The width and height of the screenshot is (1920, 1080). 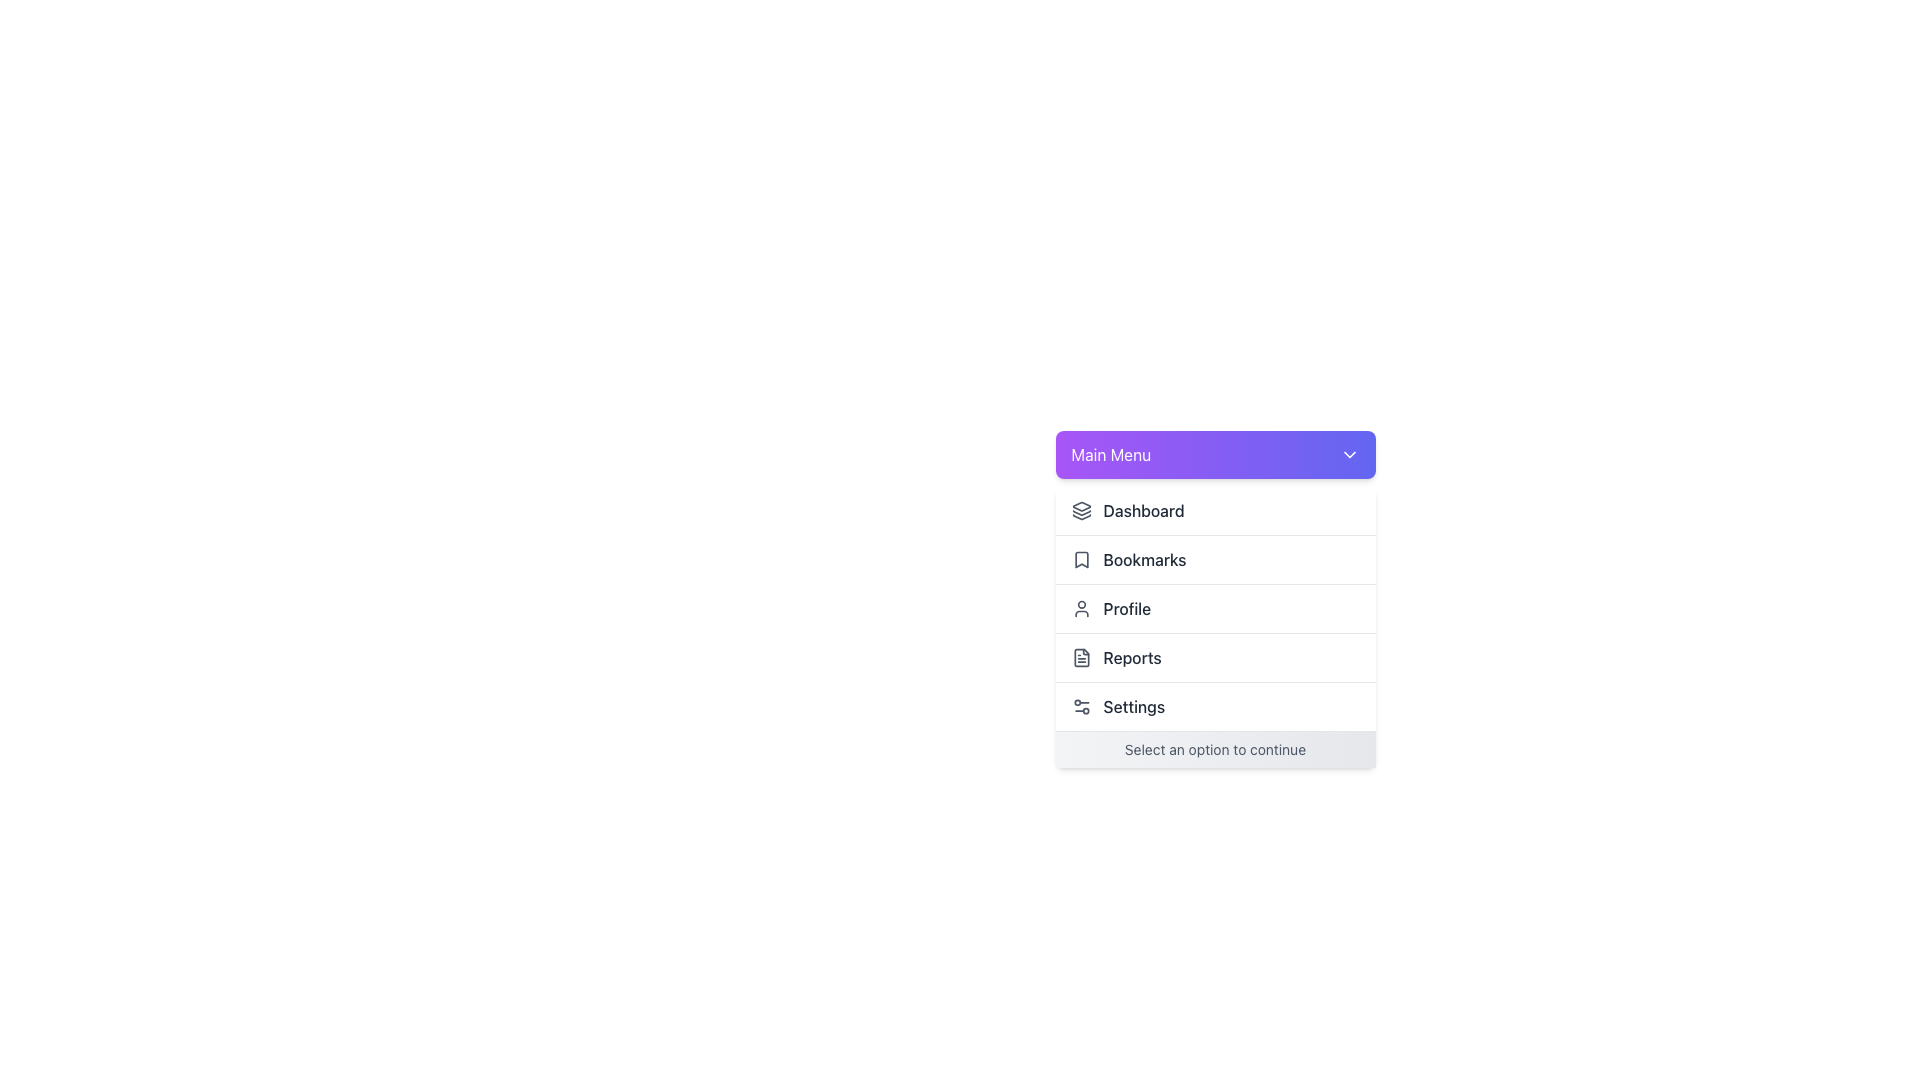 What do you see at coordinates (1080, 705) in the screenshot?
I see `the 'Settings' icon, which is the leftmost icon in the 'Settings' option of the vertical menu within the dropdown labeled 'Main Menu'` at bounding box center [1080, 705].